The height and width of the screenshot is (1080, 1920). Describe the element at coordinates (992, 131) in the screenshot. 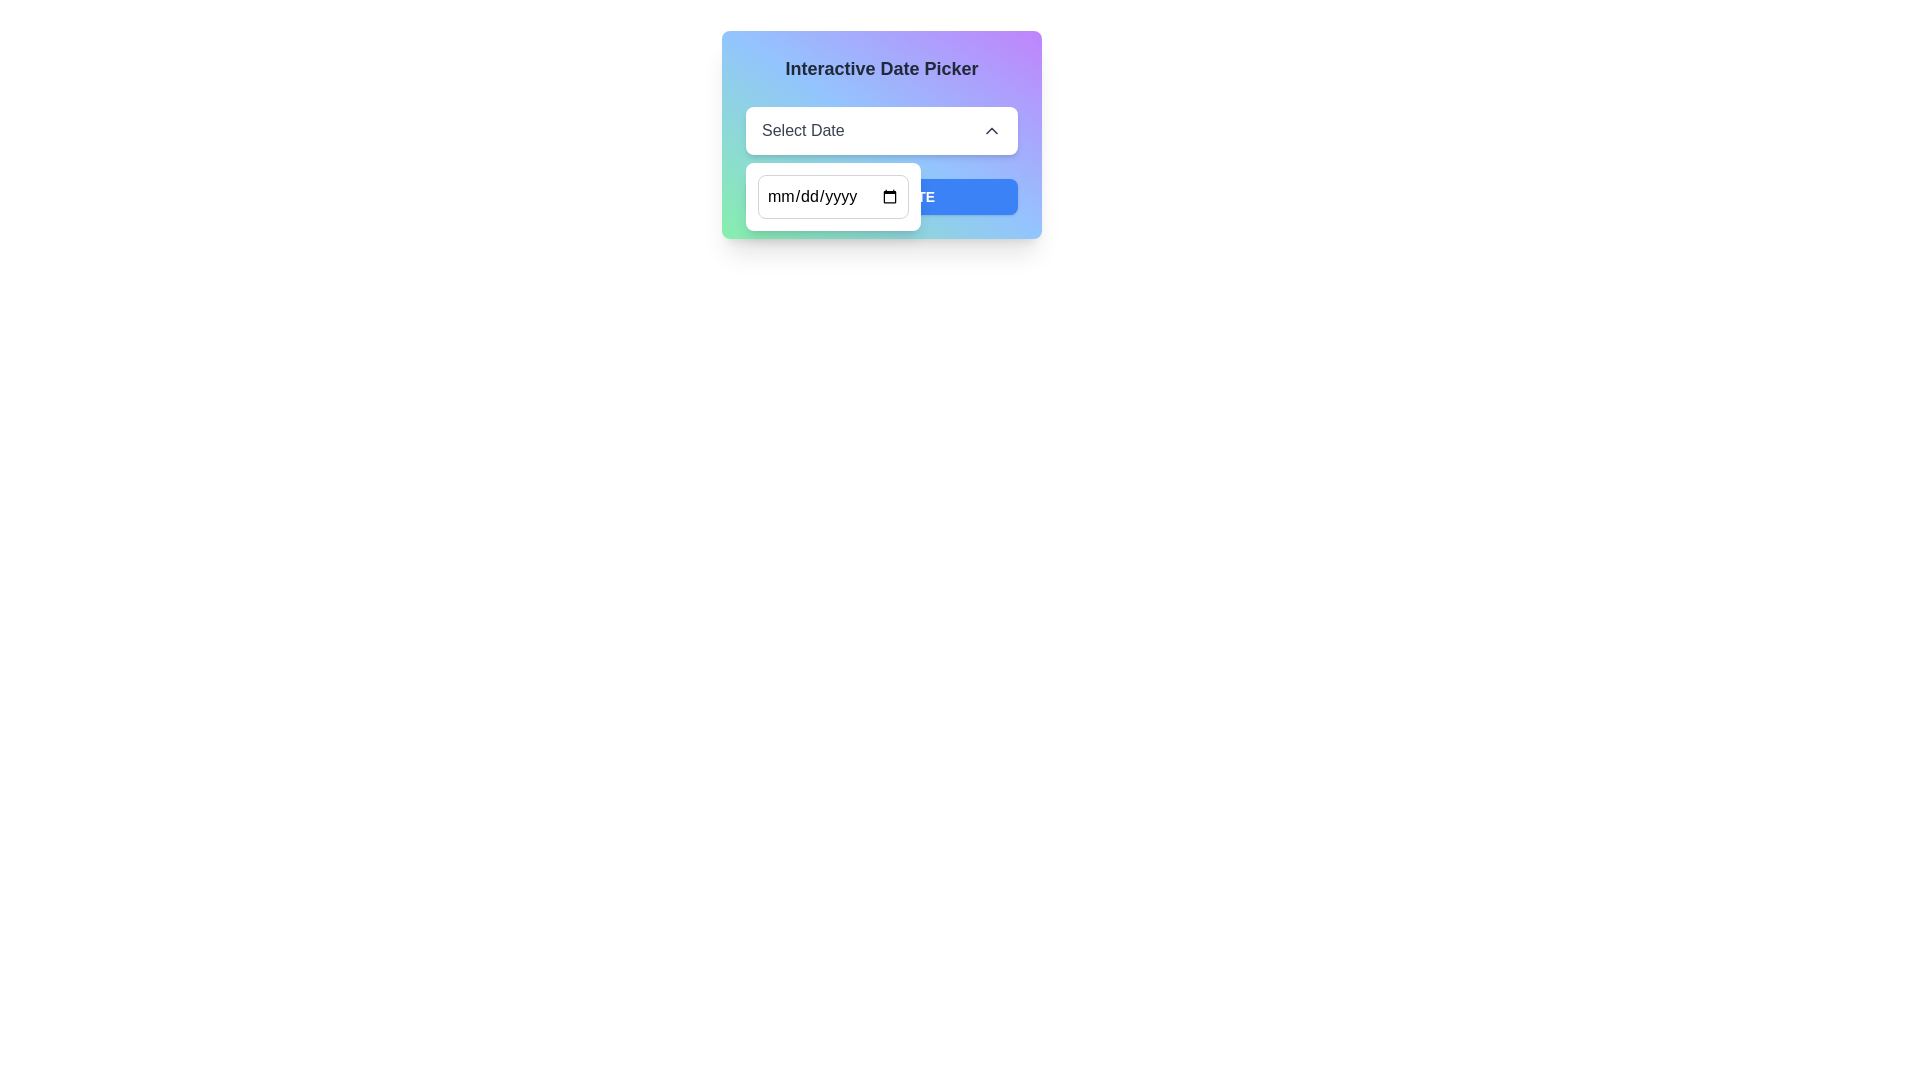

I see `the upward-pointing chevron icon located to the right of the text 'Select Date'` at that location.